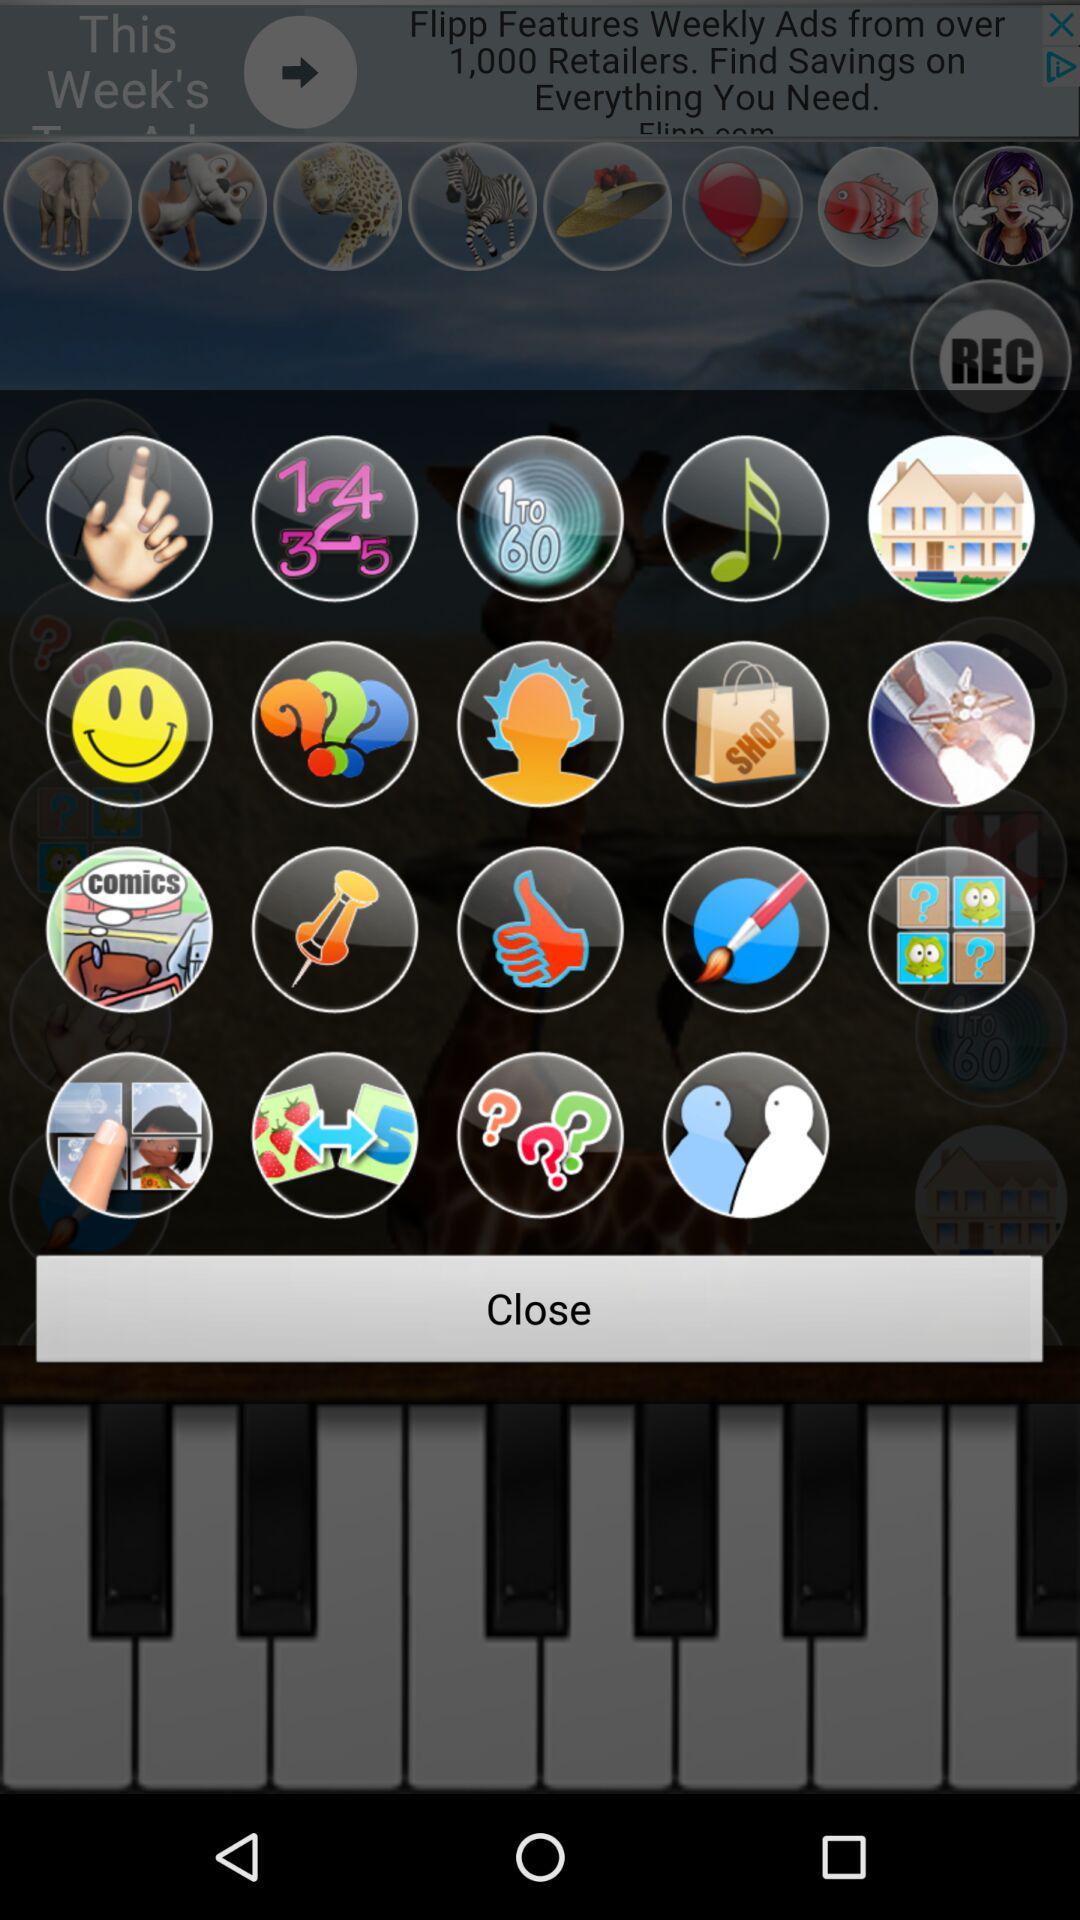 The image size is (1080, 1920). I want to click on this icon, so click(128, 723).